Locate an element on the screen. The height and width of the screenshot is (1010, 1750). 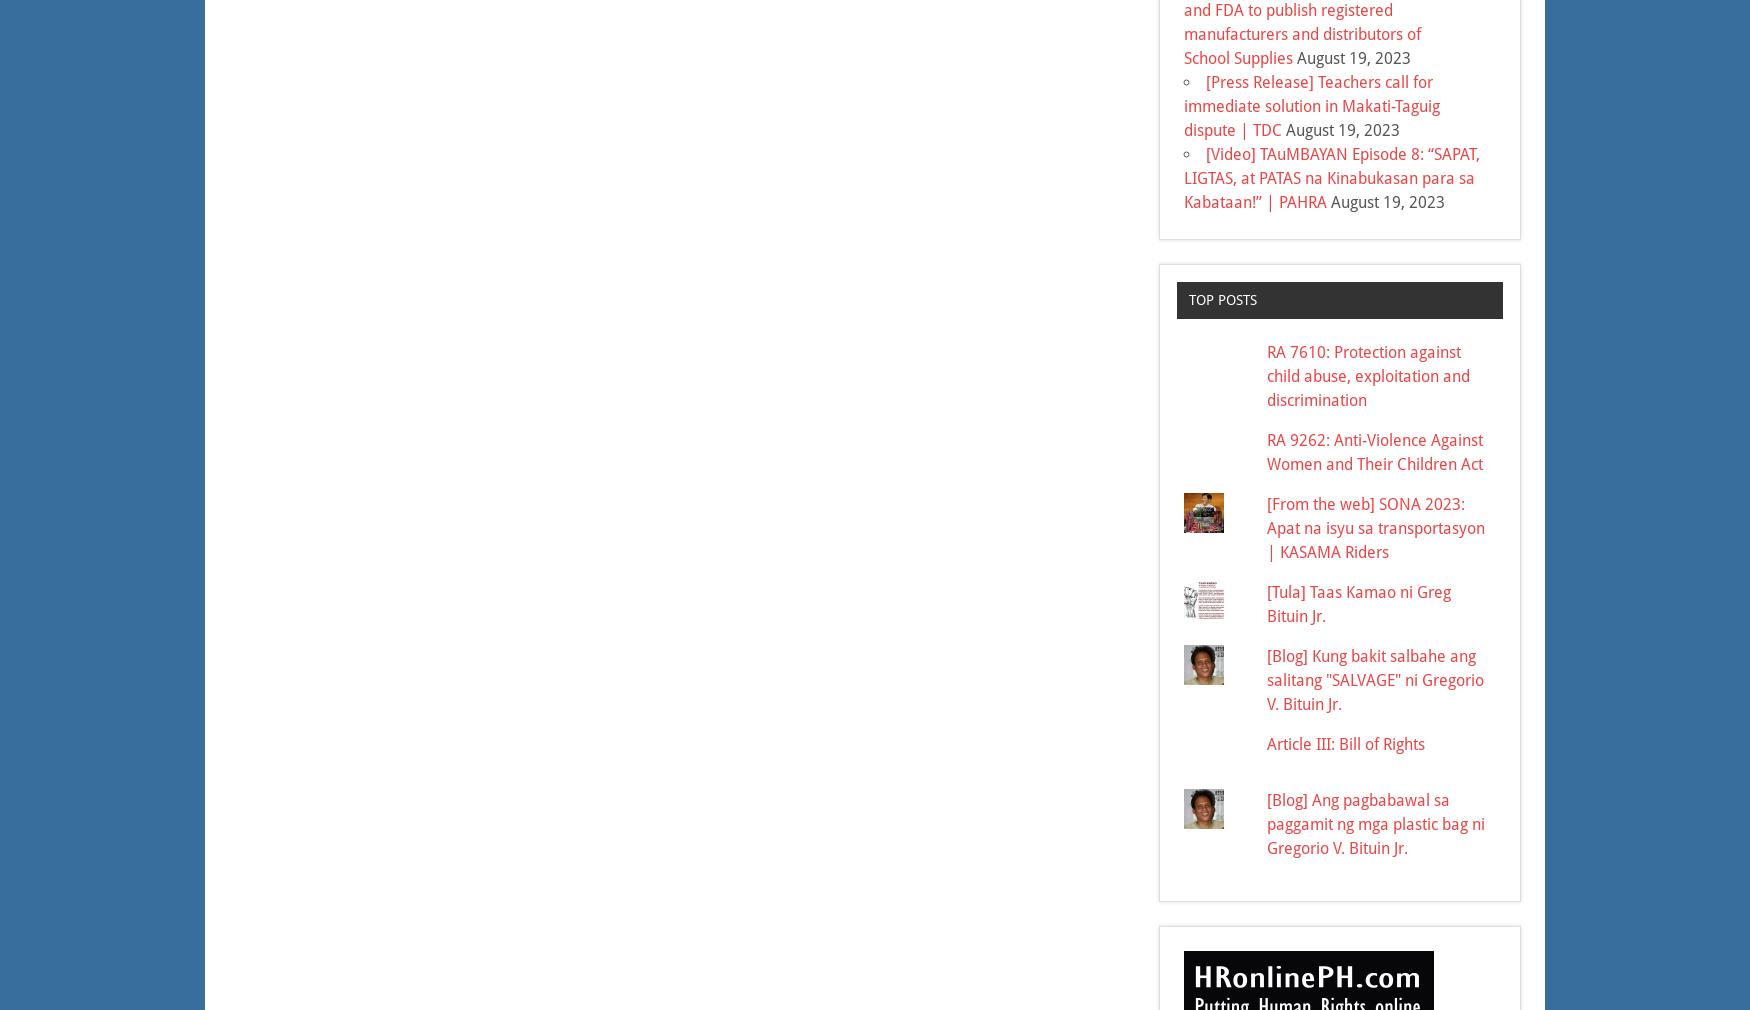
'[Video] TAuMBAYAN Episode 8: “SAPAT, LIGTAS, at PATAS na Kinabukasan para sa Kabataan!” | PAHRA' is located at coordinates (1331, 177).